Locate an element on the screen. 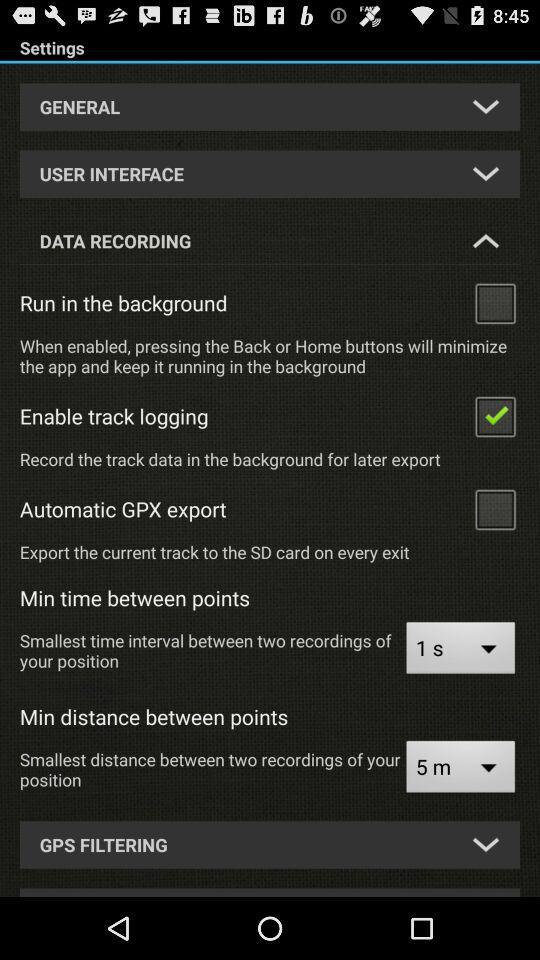  click run in the background is located at coordinates (494, 302).